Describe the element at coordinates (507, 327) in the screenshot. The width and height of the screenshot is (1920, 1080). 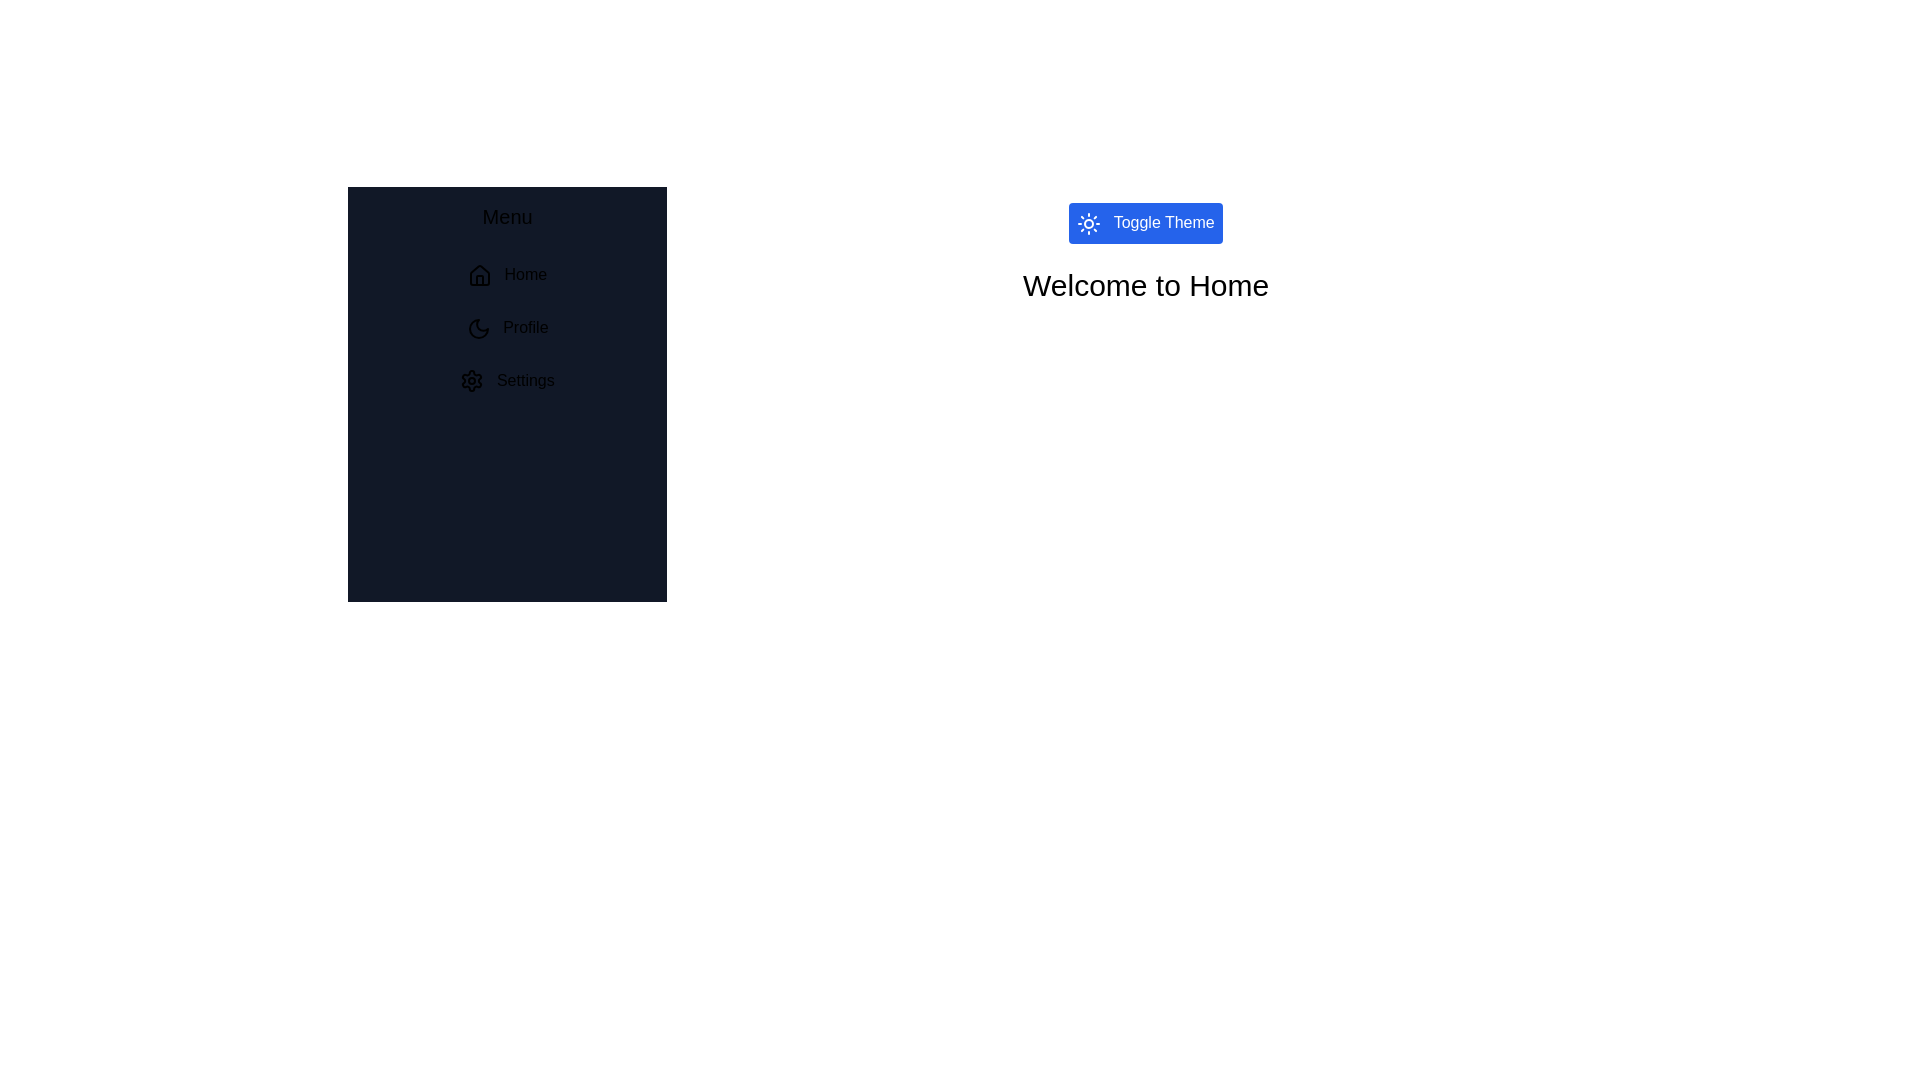
I see `the Profile section from the menu` at that location.